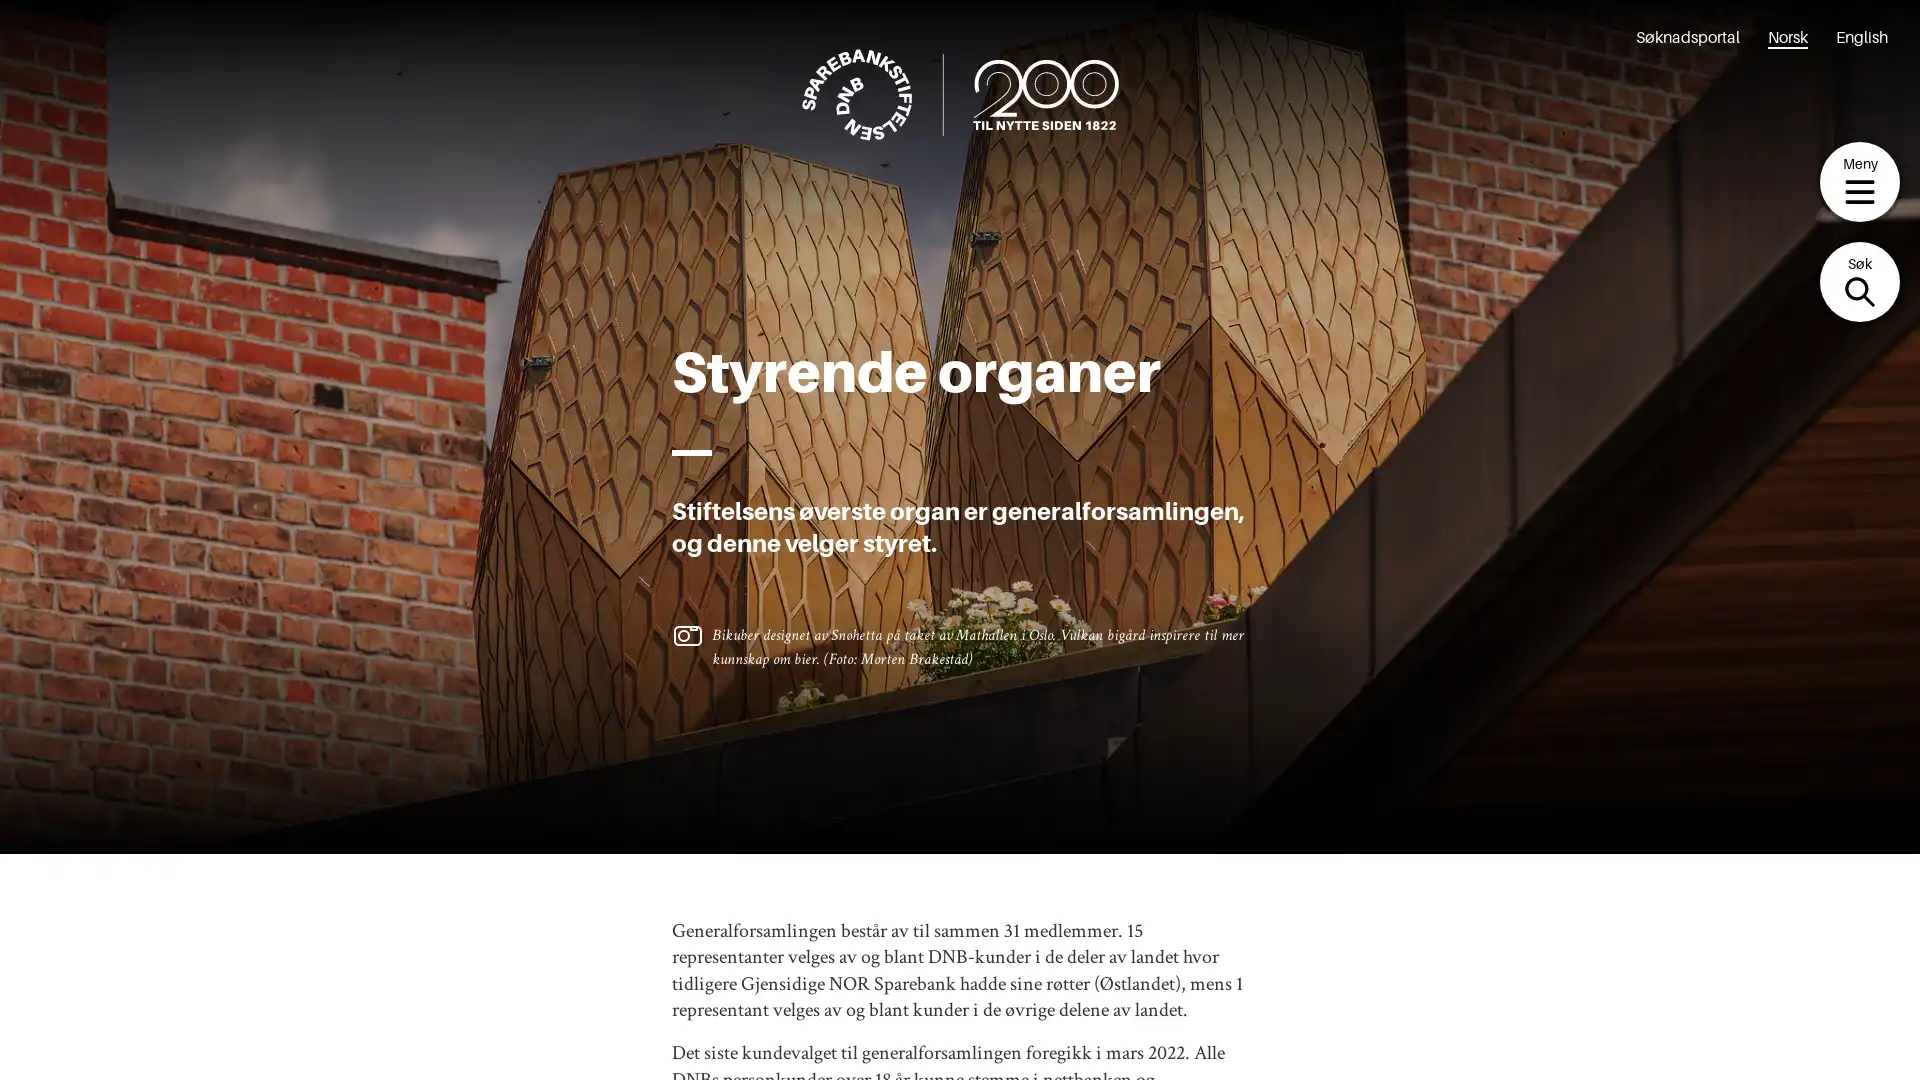 This screenshot has height=1080, width=1920. I want to click on Vis leverandrer i denne kategorien, so click(816, 865).